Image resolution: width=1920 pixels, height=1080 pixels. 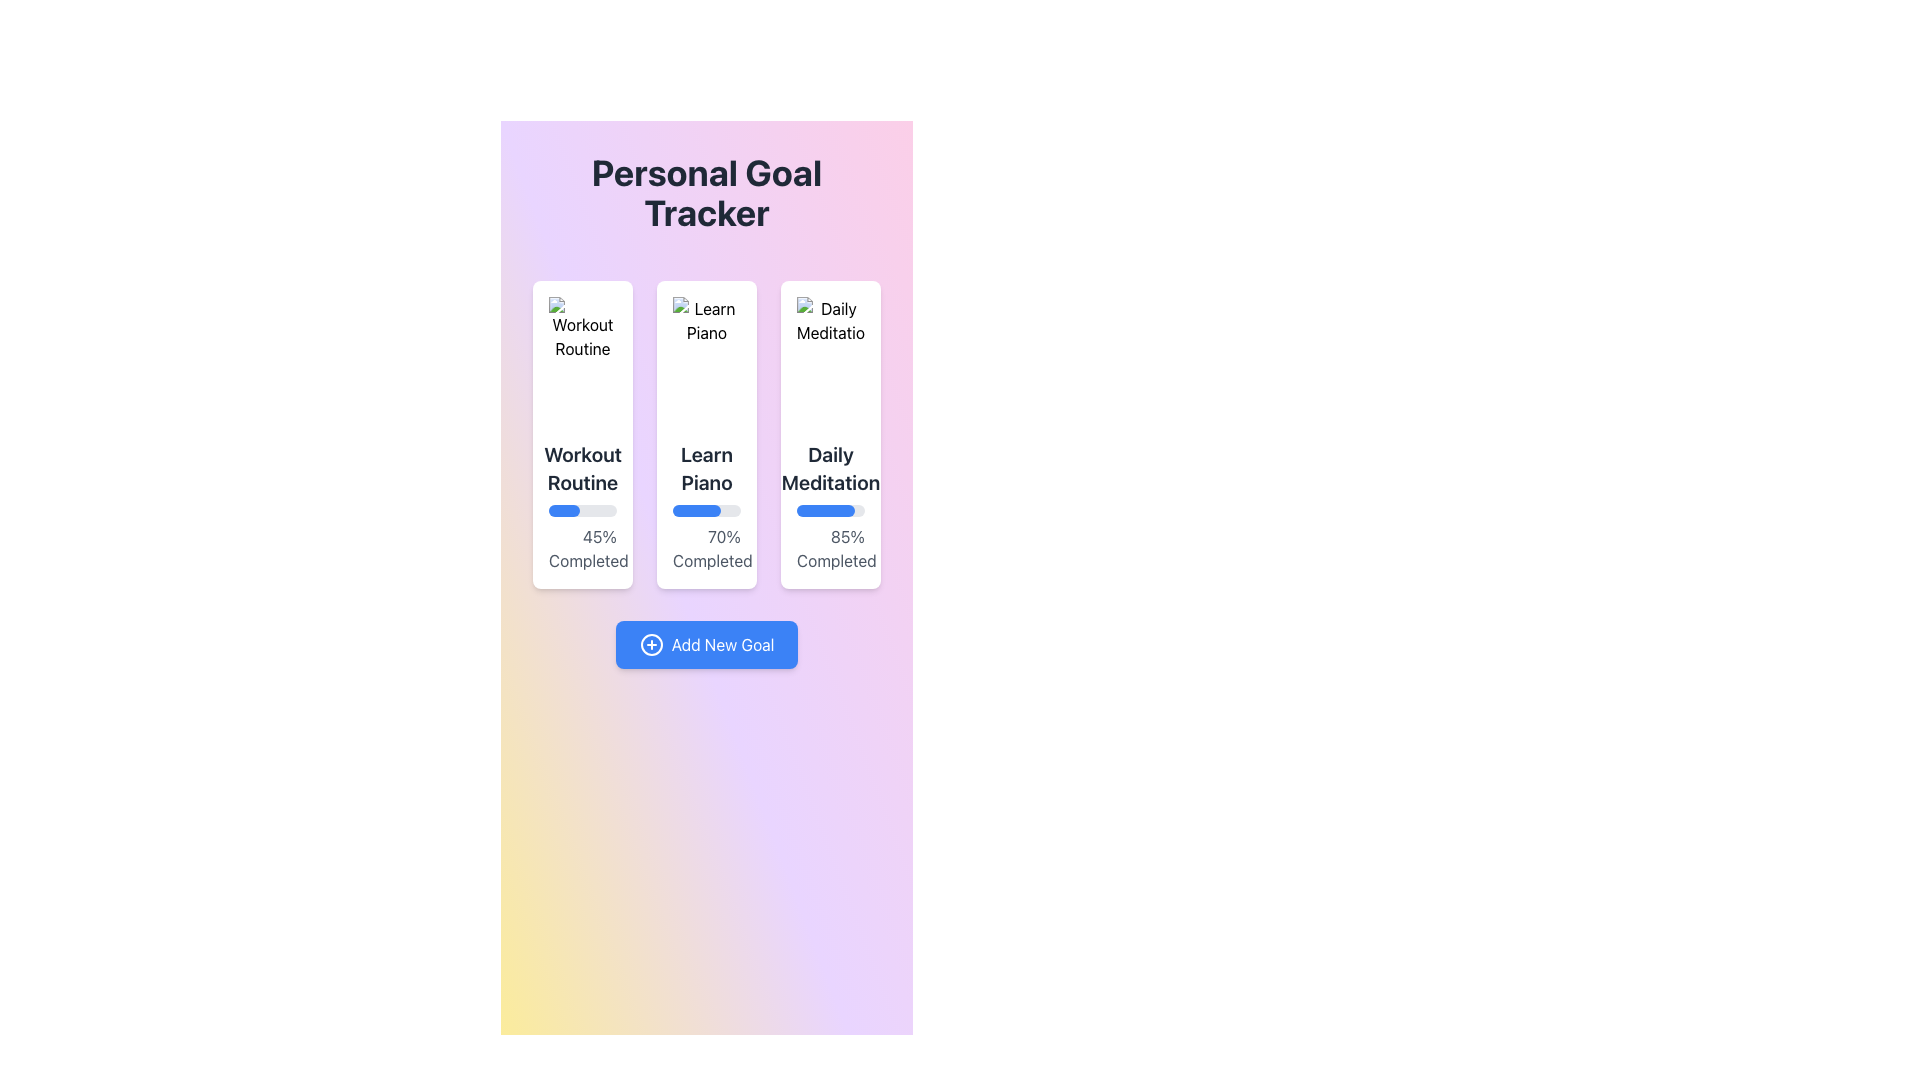 I want to click on the progress bar located in the 'Daily Meditation' section, which has a light gray background and an inner blue fill segment representing 85% completion, so click(x=830, y=509).